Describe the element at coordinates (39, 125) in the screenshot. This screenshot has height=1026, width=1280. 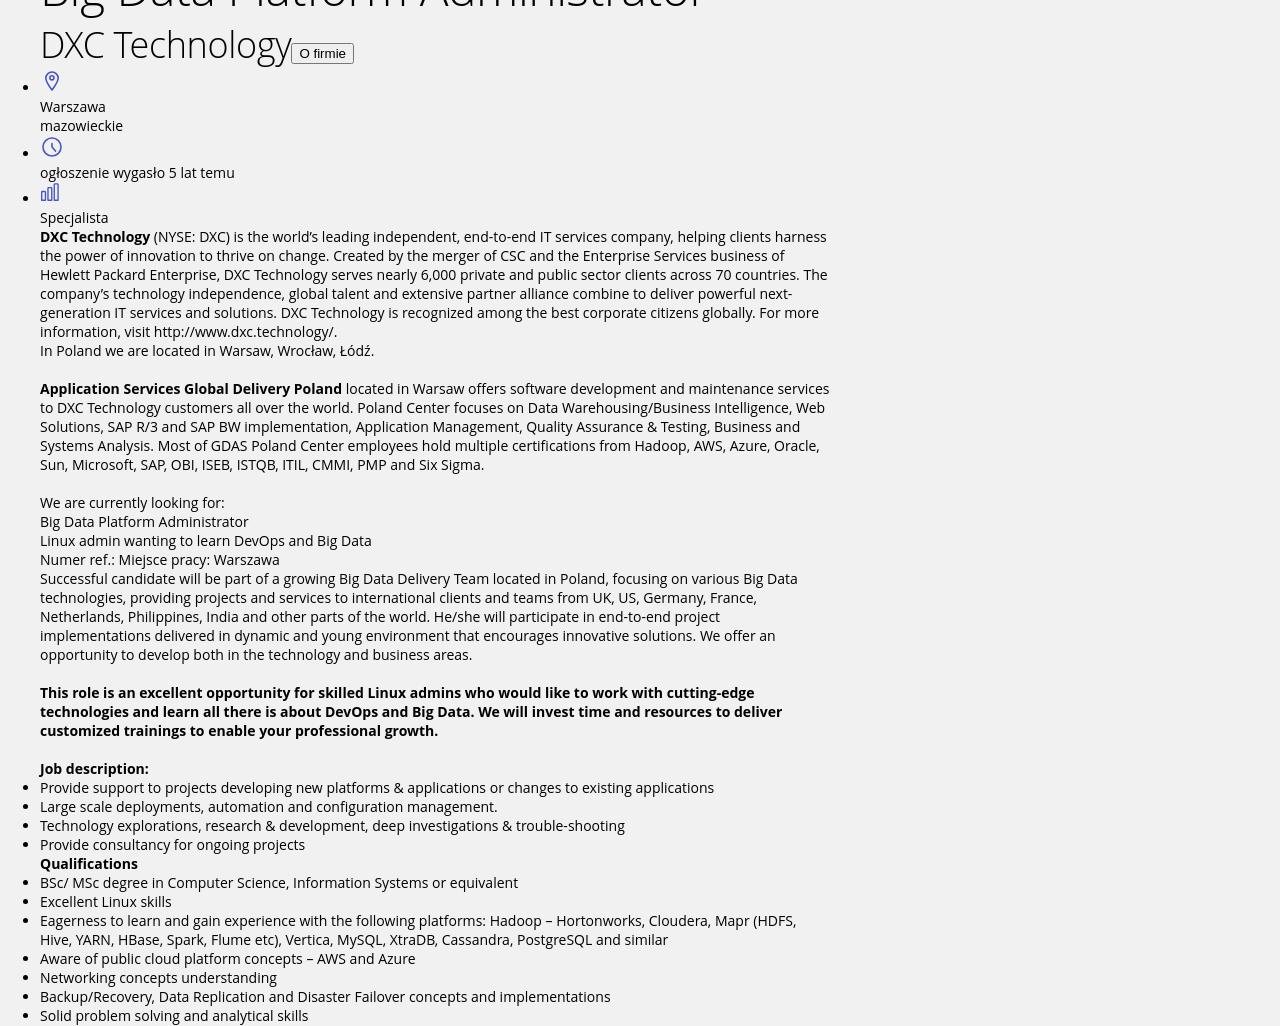
I see `'mazowieckie'` at that location.